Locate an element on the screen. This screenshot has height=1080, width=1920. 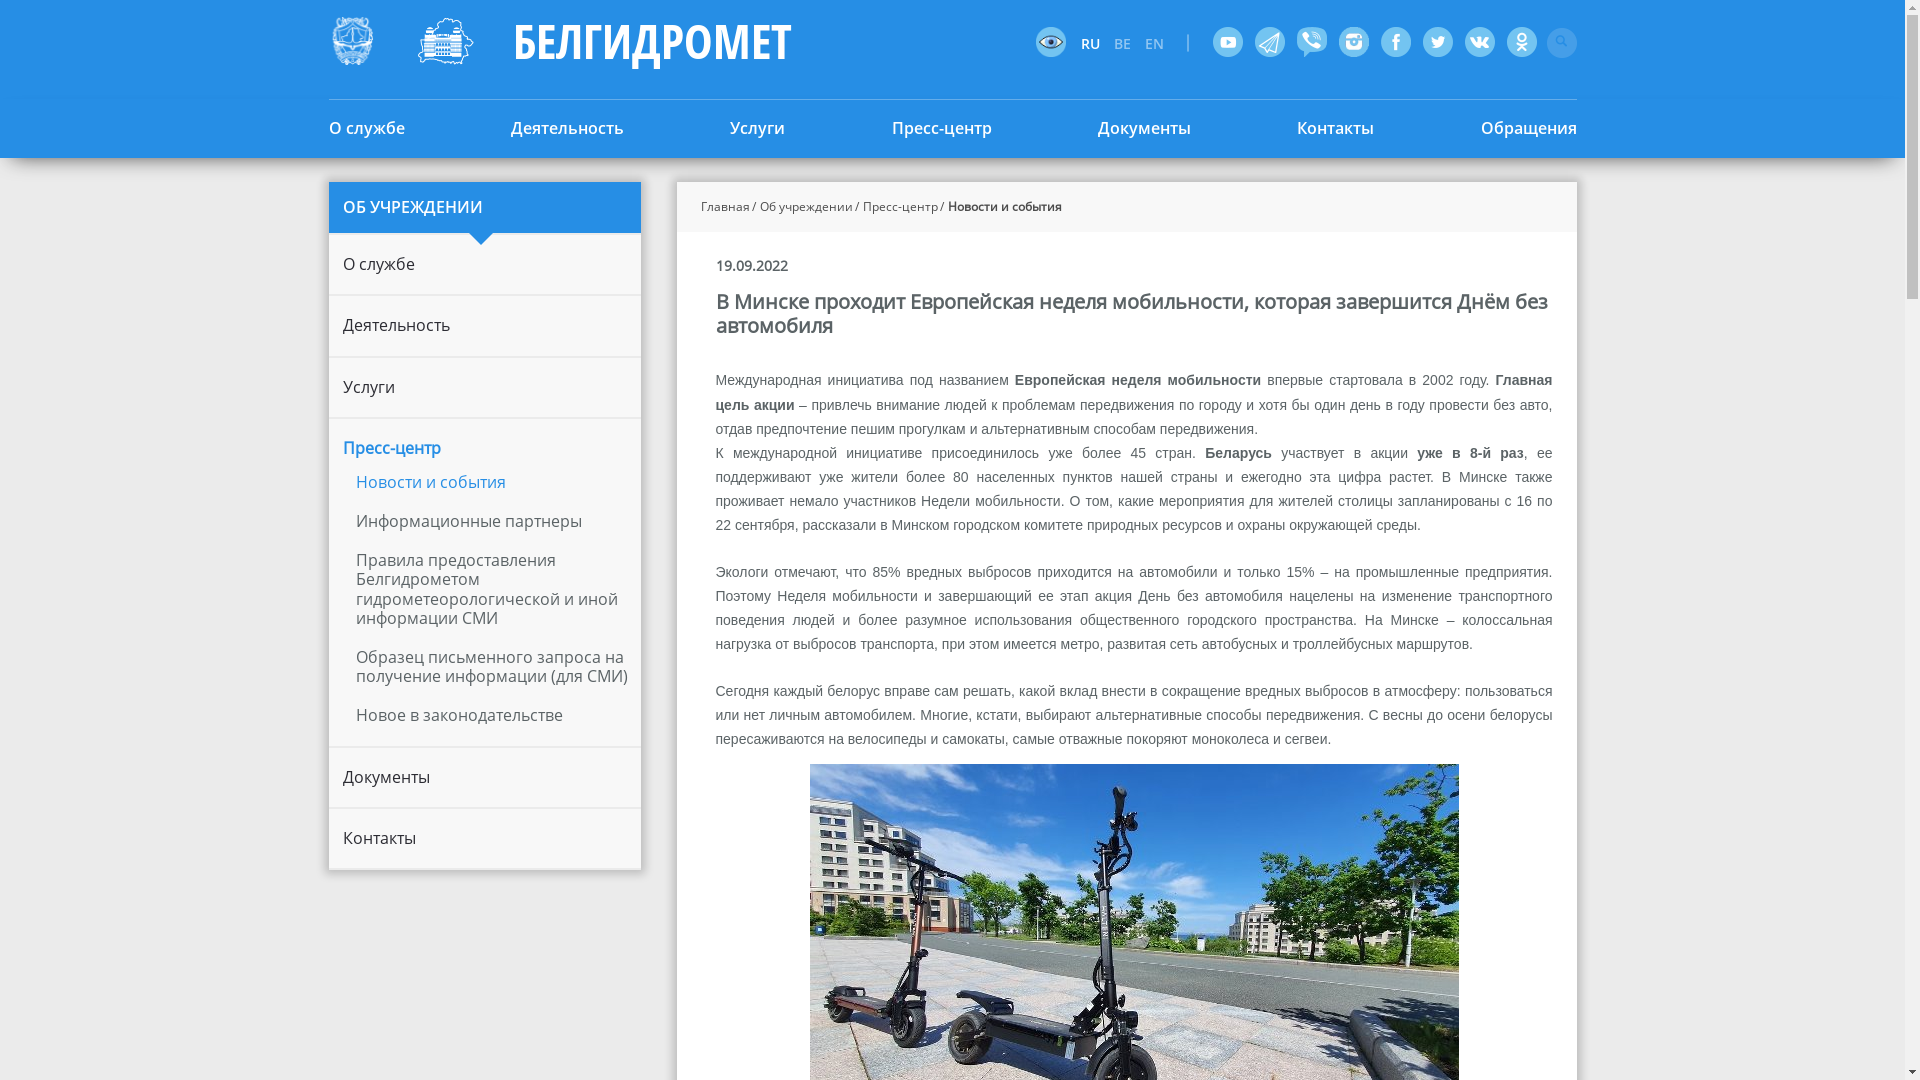
'ok.ru' is located at coordinates (1520, 42).